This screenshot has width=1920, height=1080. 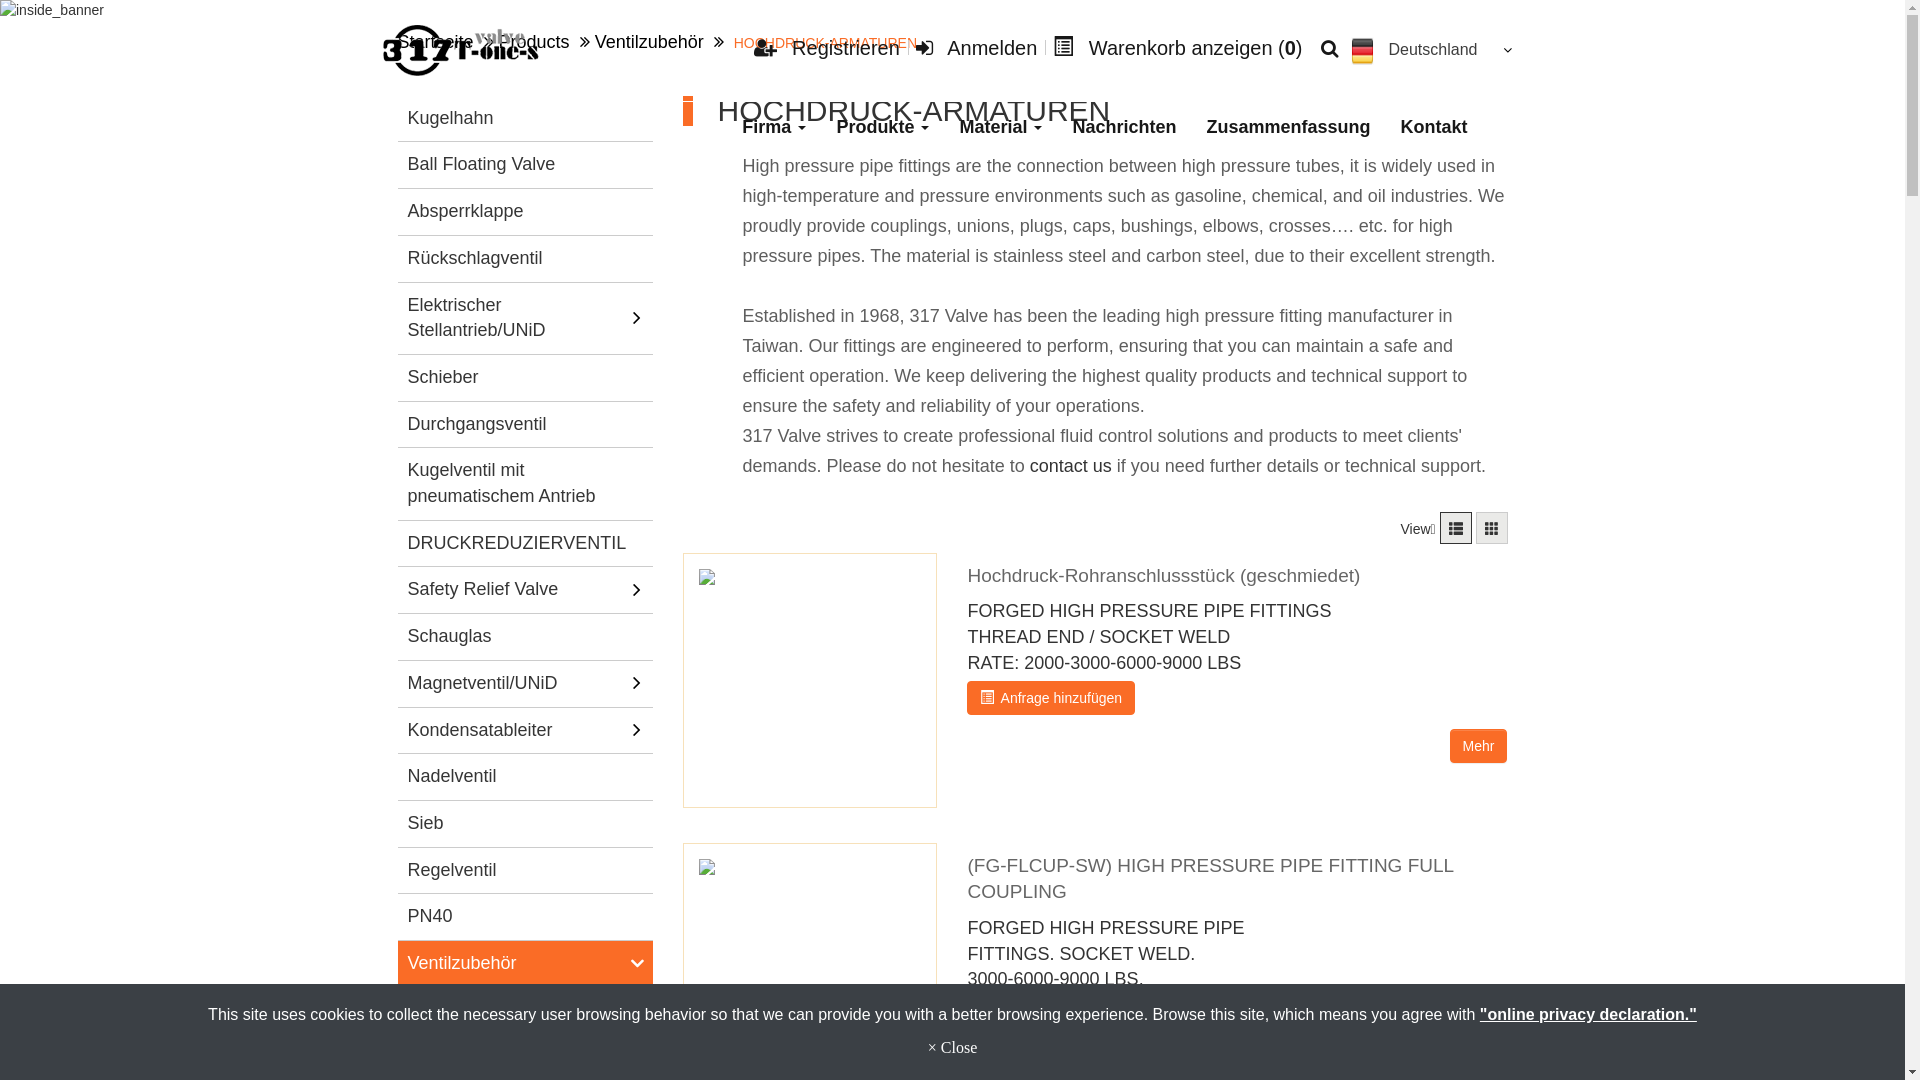 What do you see at coordinates (1478, 745) in the screenshot?
I see `'Mehr'` at bounding box center [1478, 745].